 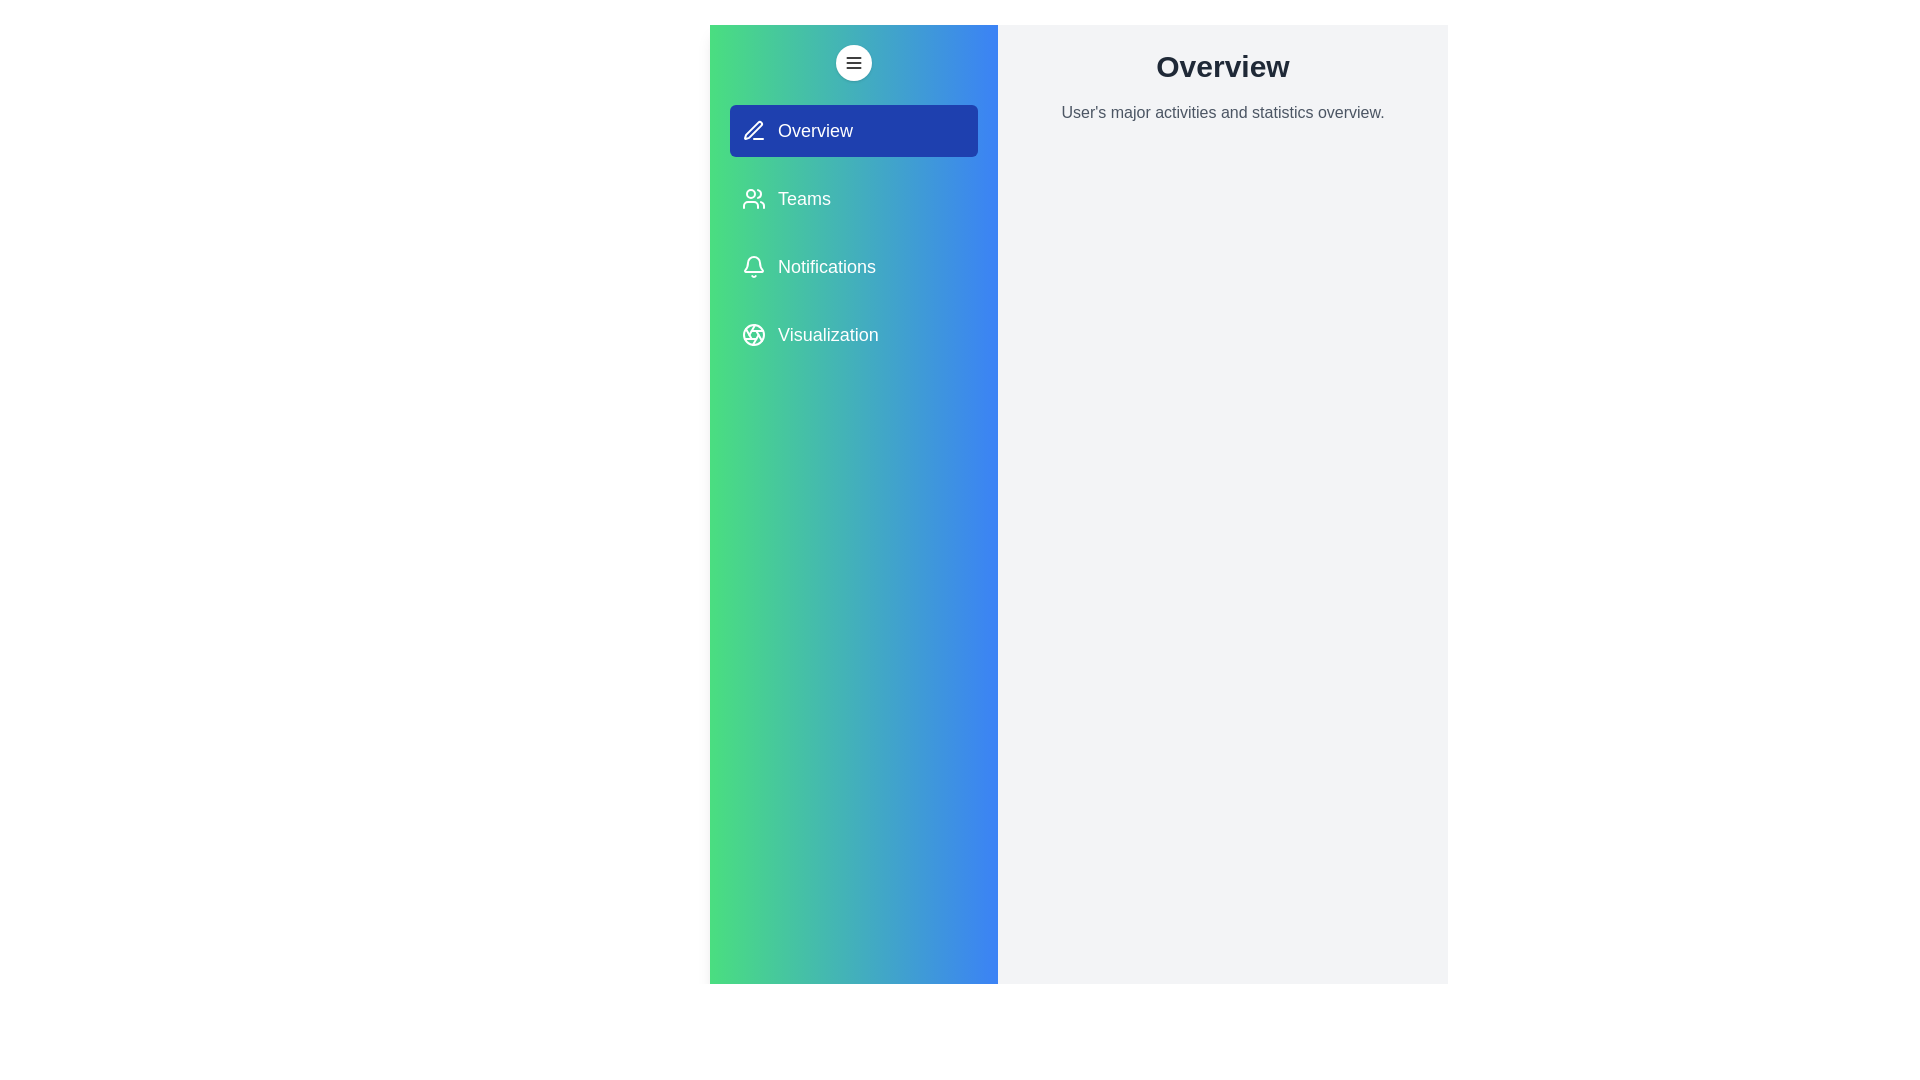 I want to click on the tab labeled Visualization from the drawer, so click(x=854, y=334).